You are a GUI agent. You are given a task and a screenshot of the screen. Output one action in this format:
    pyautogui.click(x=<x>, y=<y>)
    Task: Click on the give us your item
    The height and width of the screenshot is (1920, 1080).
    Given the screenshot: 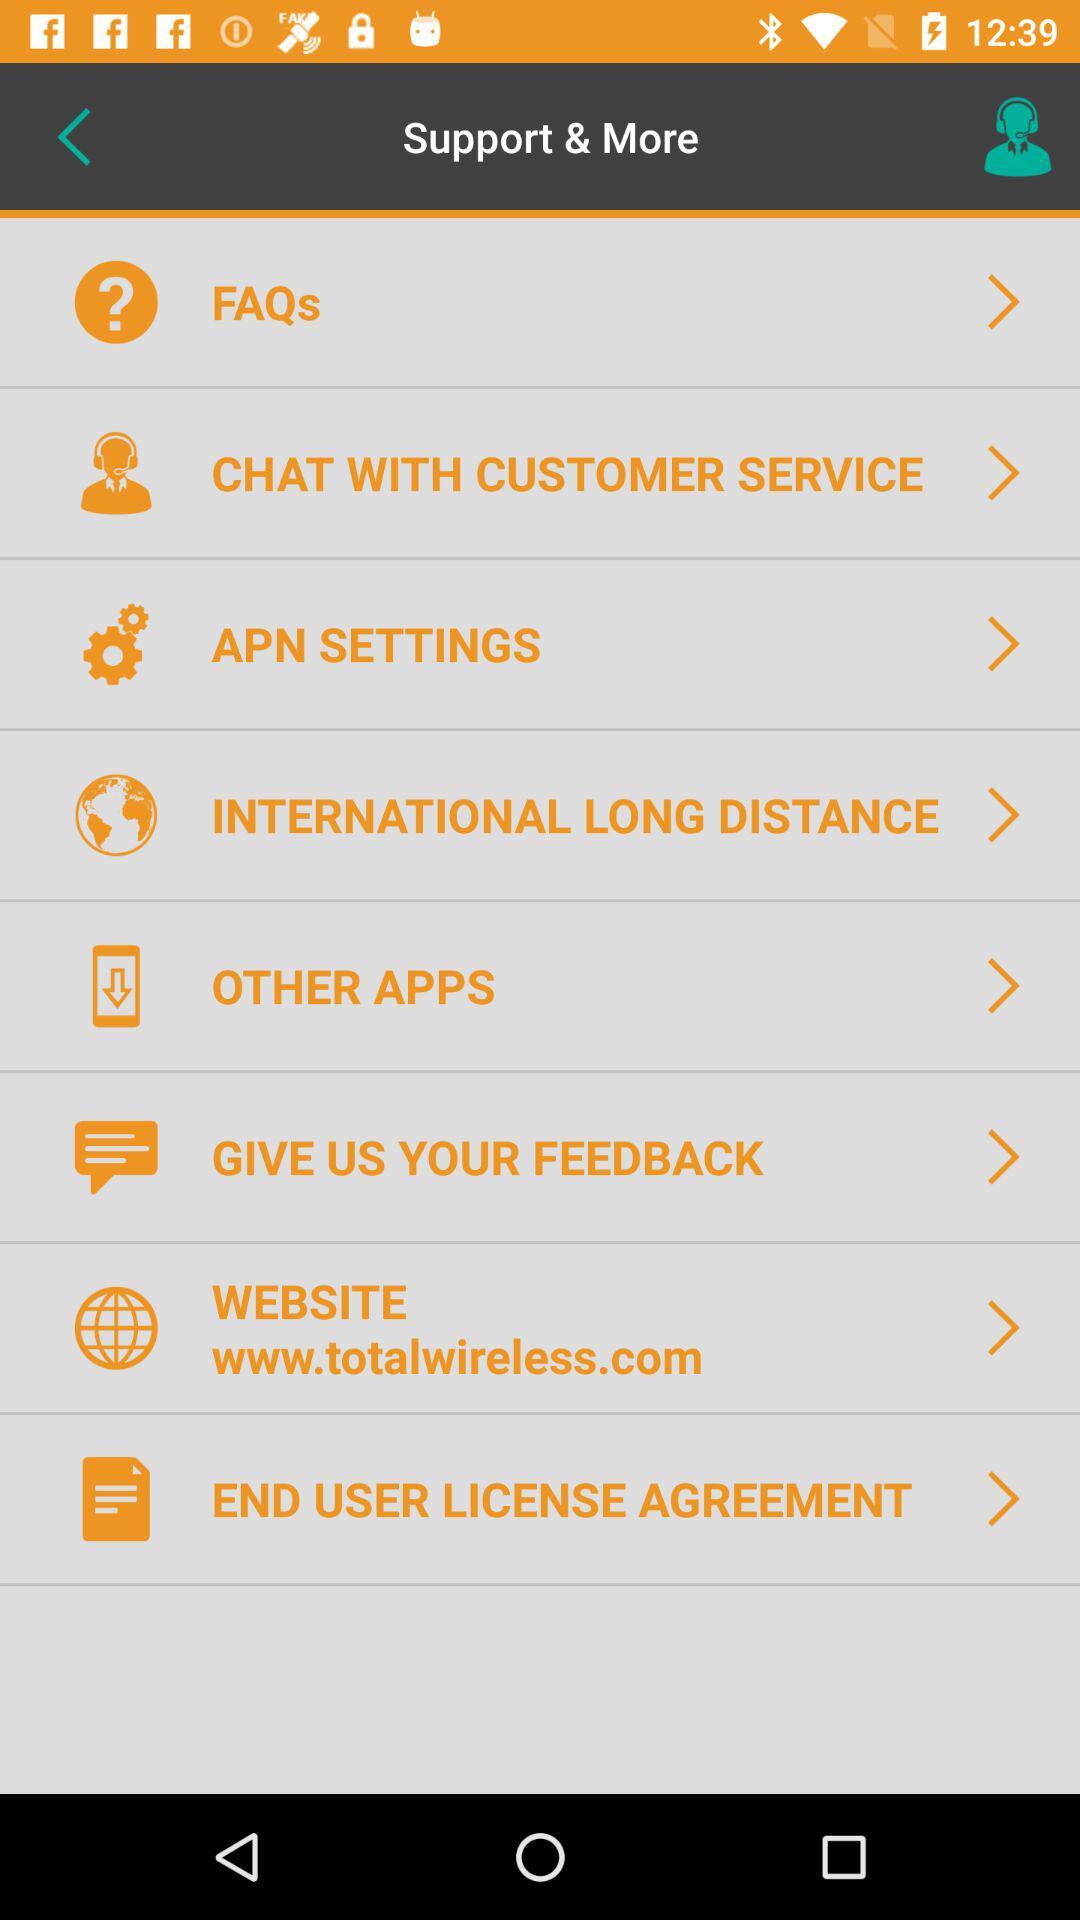 What is the action you would take?
    pyautogui.click(x=499, y=1156)
    